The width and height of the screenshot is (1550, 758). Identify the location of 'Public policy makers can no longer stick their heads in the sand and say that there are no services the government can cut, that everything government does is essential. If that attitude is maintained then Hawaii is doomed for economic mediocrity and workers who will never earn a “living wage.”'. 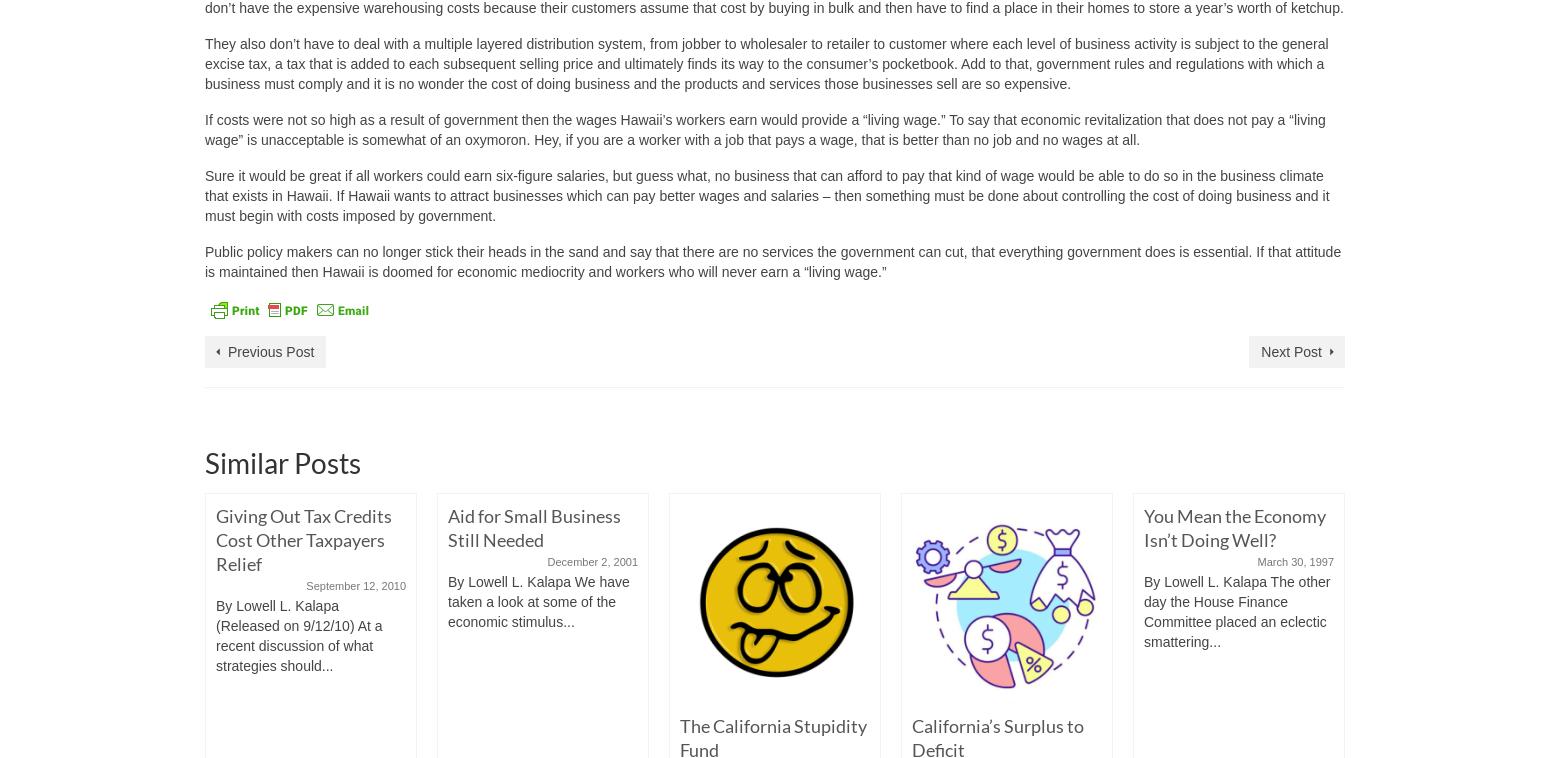
(772, 261).